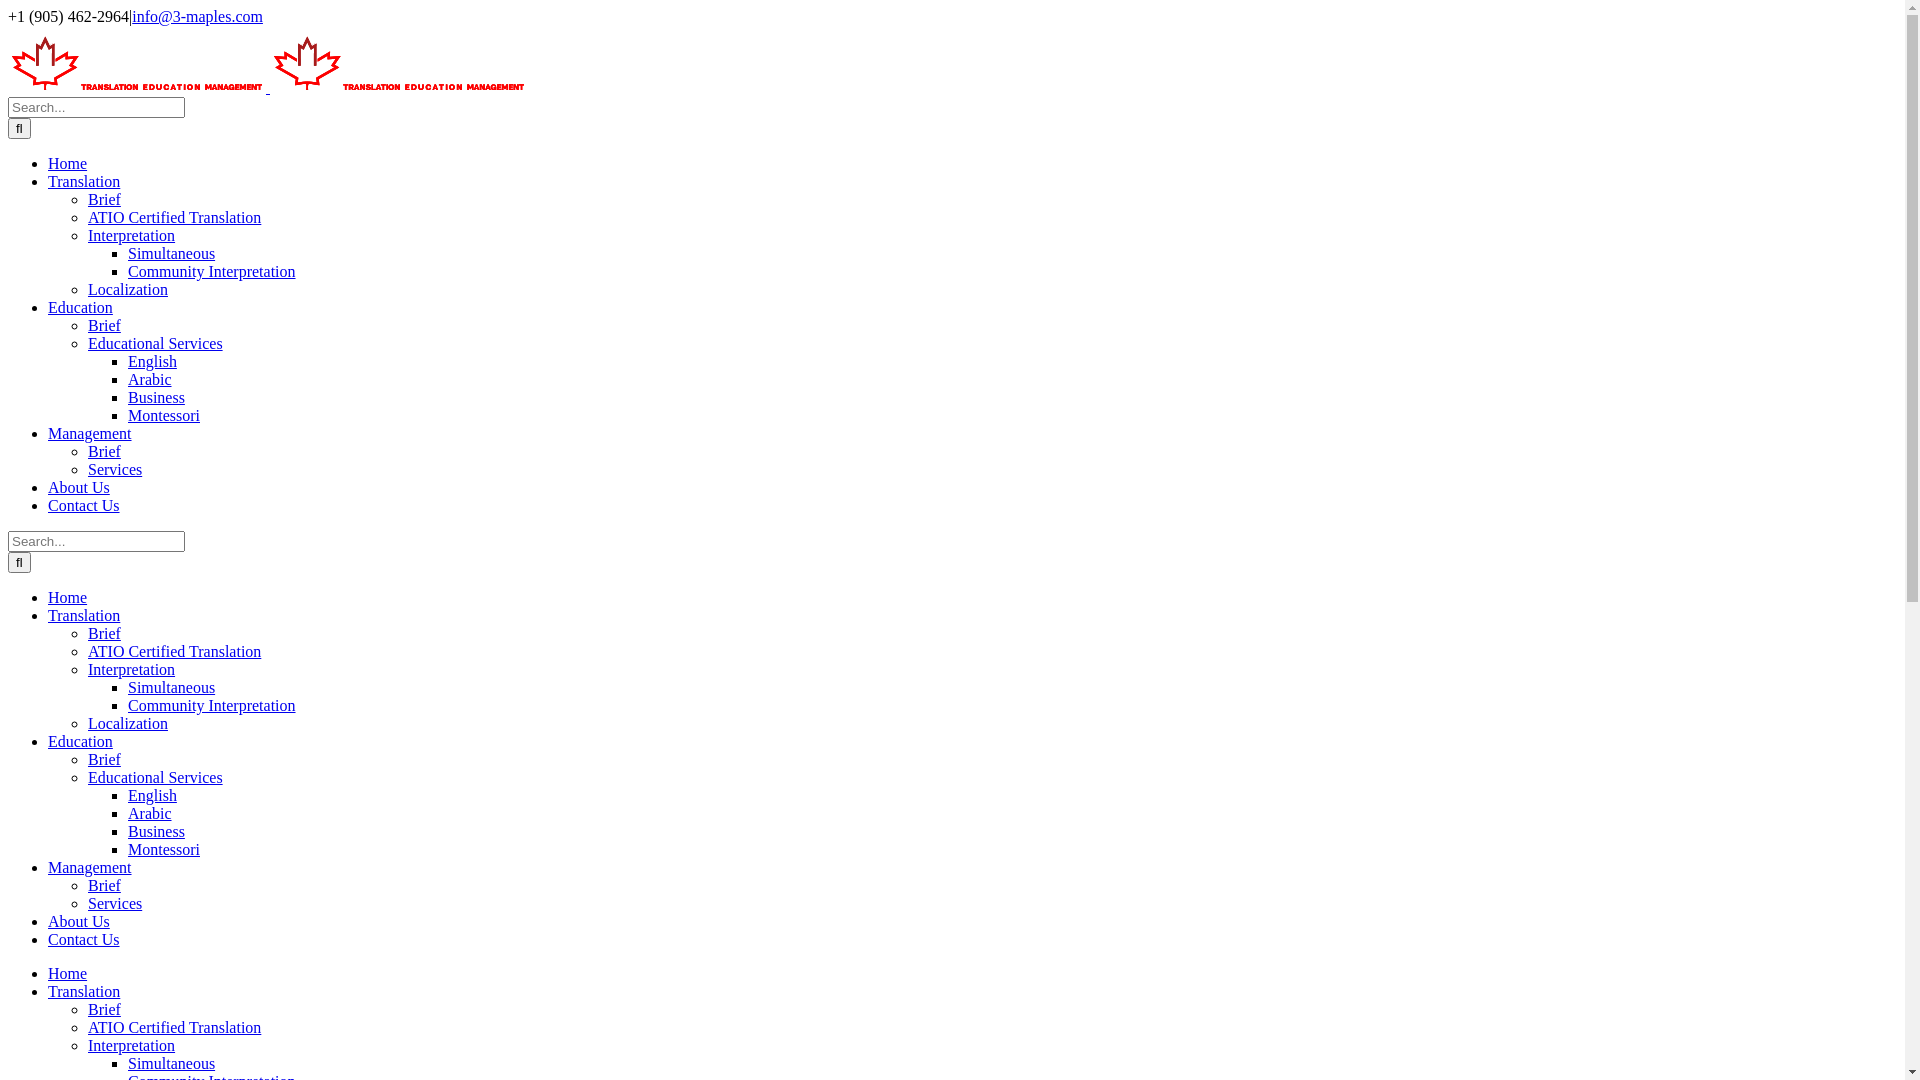  I want to click on 'Home', so click(67, 162).